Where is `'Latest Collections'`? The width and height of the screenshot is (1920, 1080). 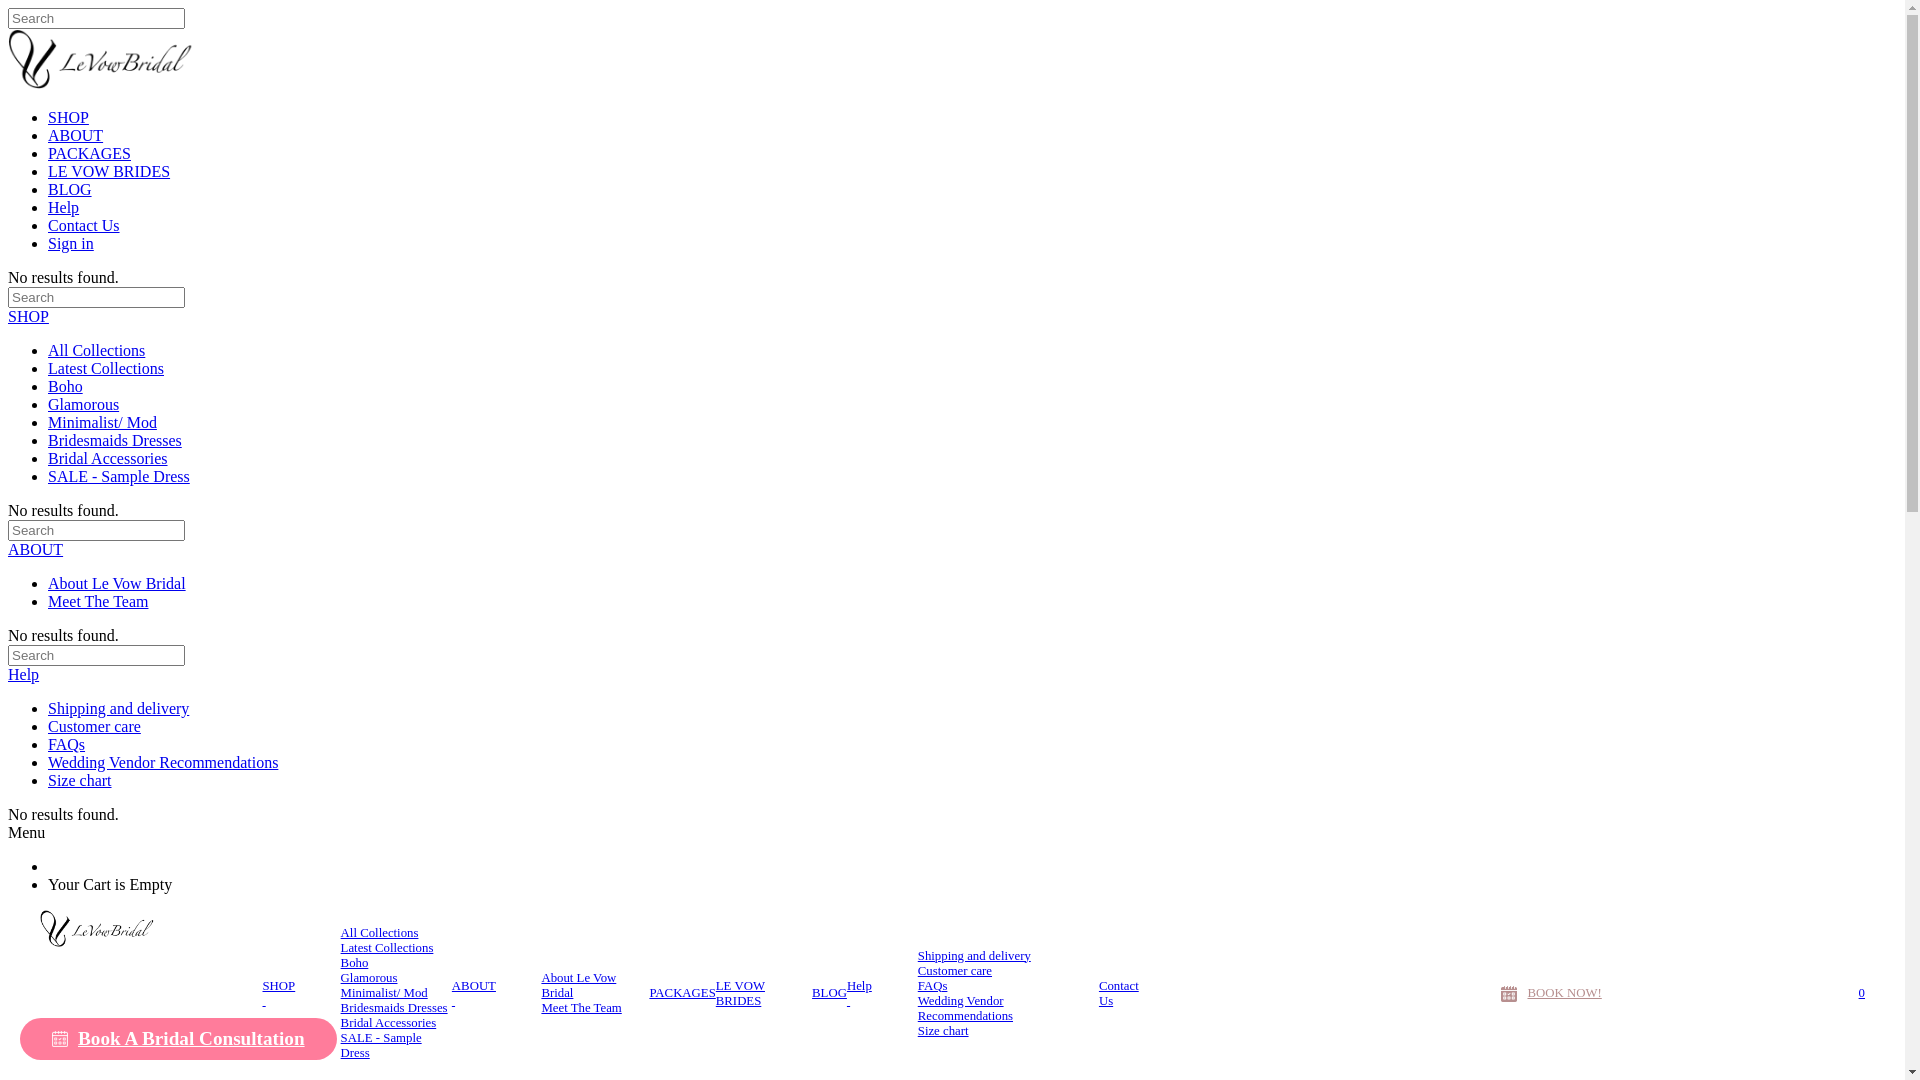 'Latest Collections' is located at coordinates (104, 368).